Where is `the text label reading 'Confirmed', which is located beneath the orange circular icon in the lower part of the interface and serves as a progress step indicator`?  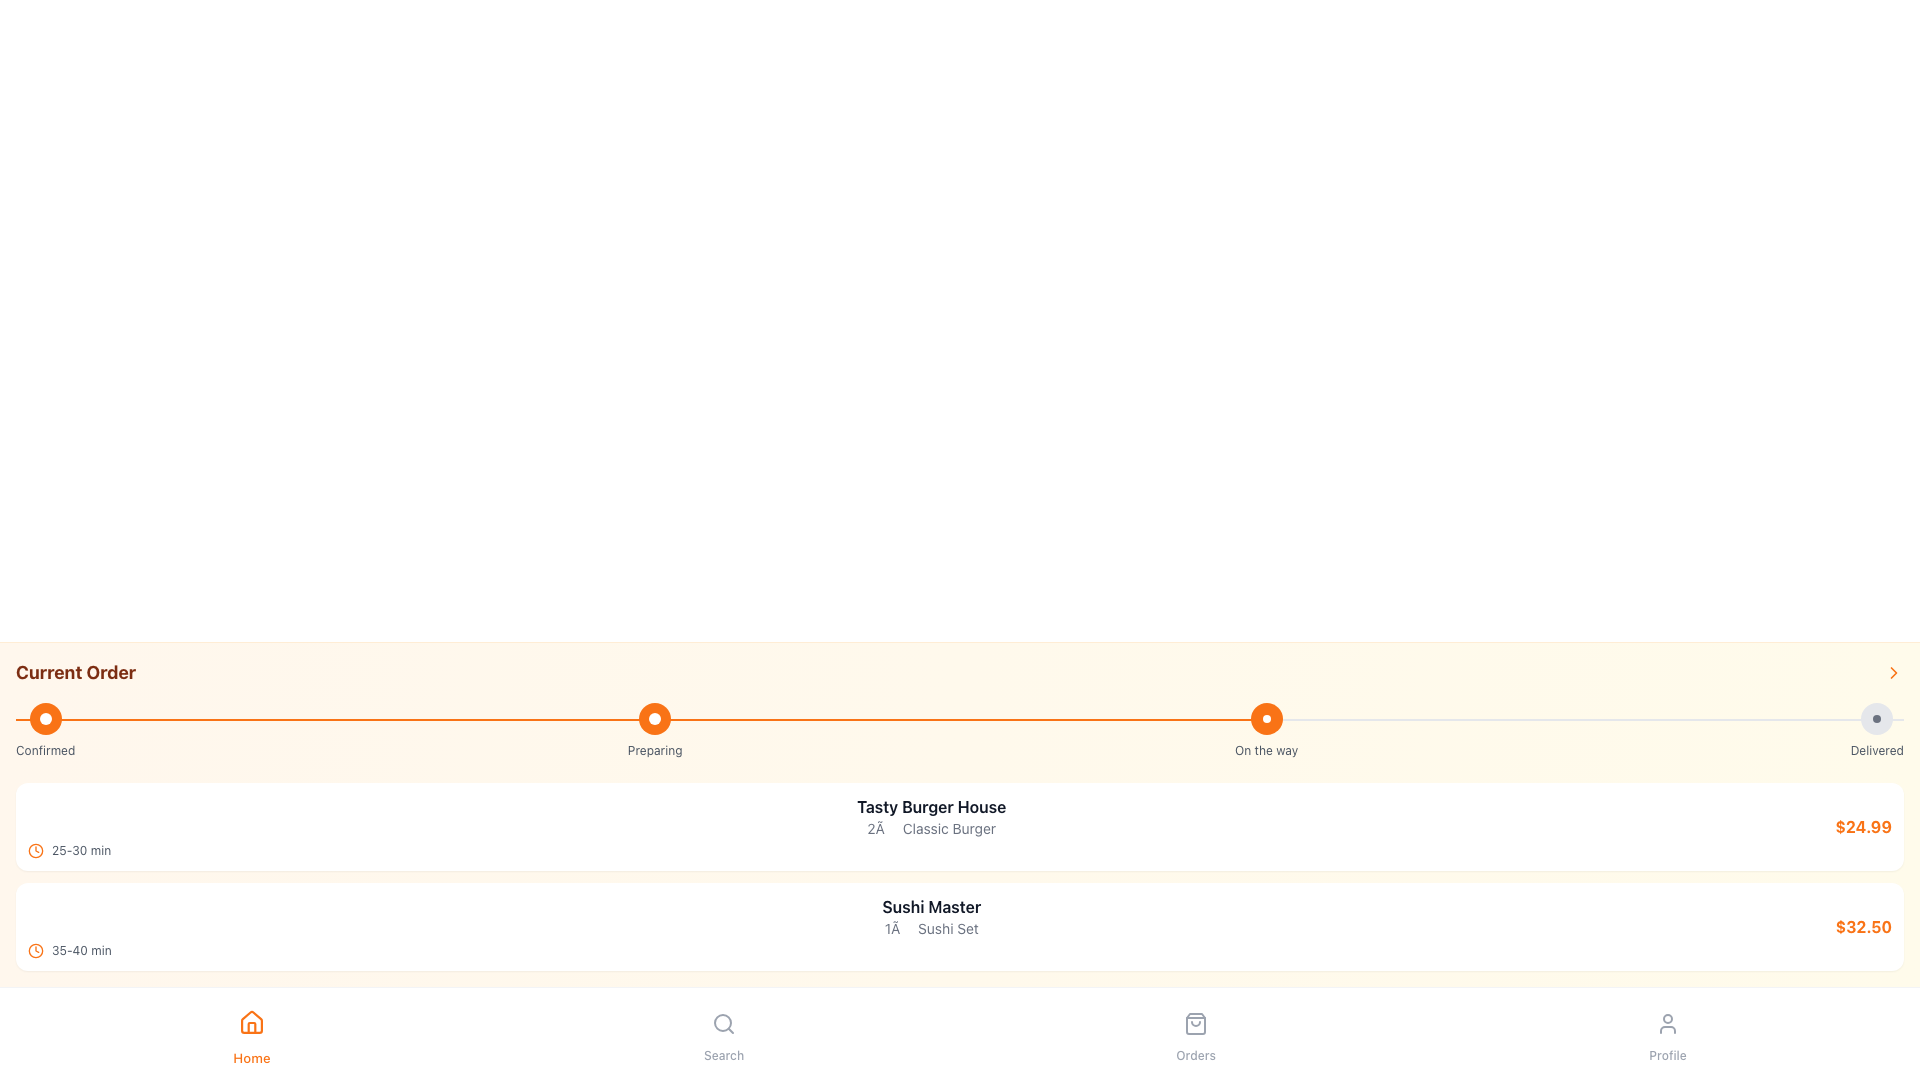 the text label reading 'Confirmed', which is located beneath the orange circular icon in the lower part of the interface and serves as a progress step indicator is located at coordinates (45, 751).